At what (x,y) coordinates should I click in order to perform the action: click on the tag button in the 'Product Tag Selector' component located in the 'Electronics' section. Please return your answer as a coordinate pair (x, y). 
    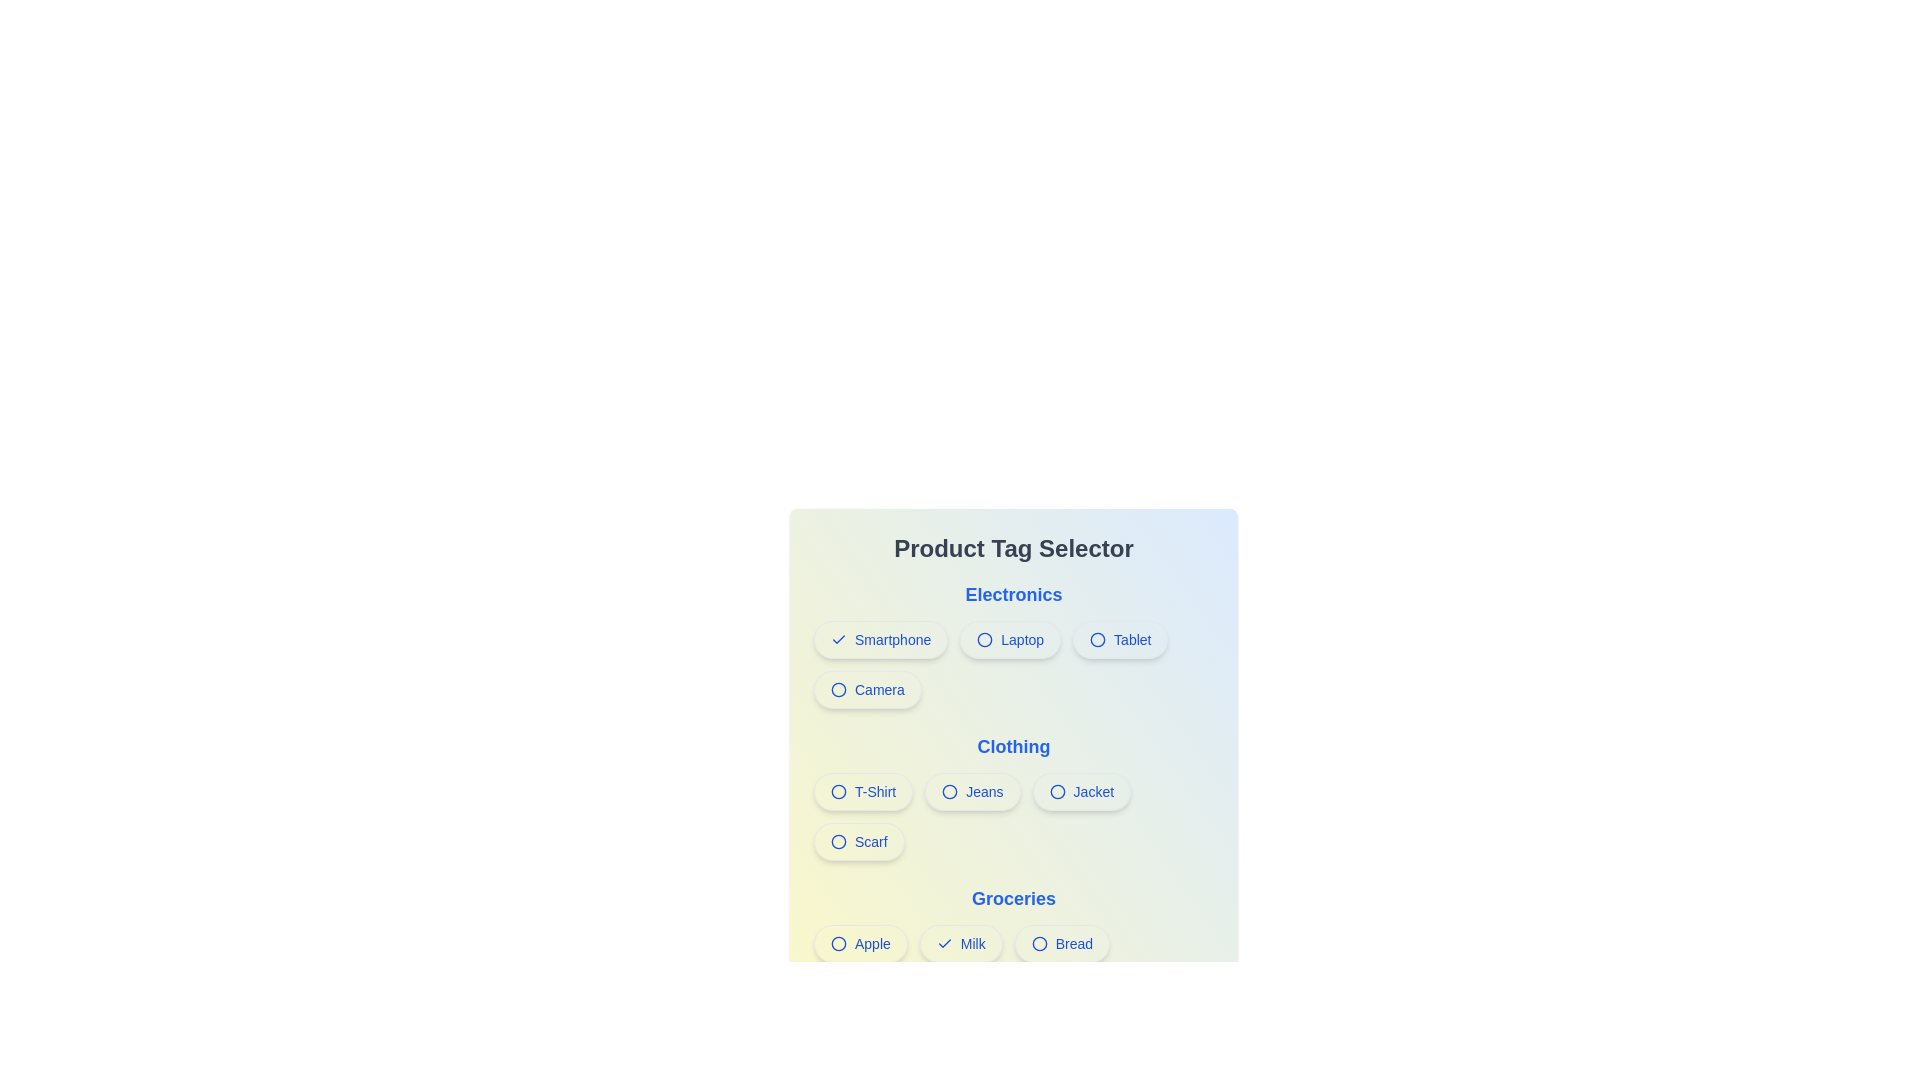
    Looking at the image, I should click on (1013, 664).